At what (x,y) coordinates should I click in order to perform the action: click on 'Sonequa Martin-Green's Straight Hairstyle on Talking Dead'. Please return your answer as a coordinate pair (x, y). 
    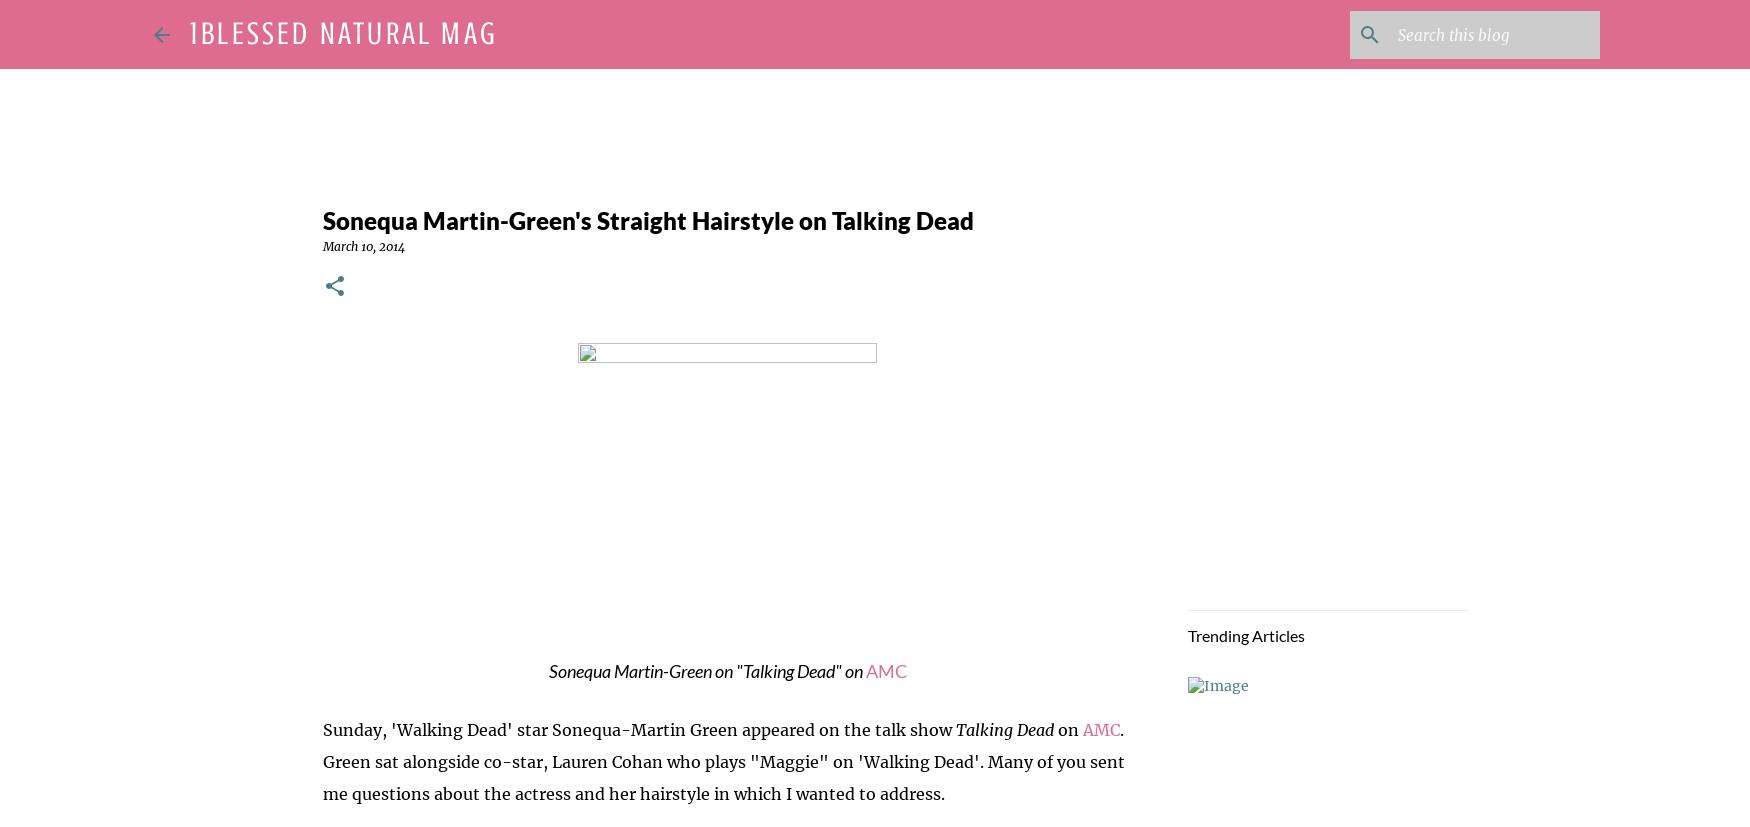
    Looking at the image, I should click on (322, 220).